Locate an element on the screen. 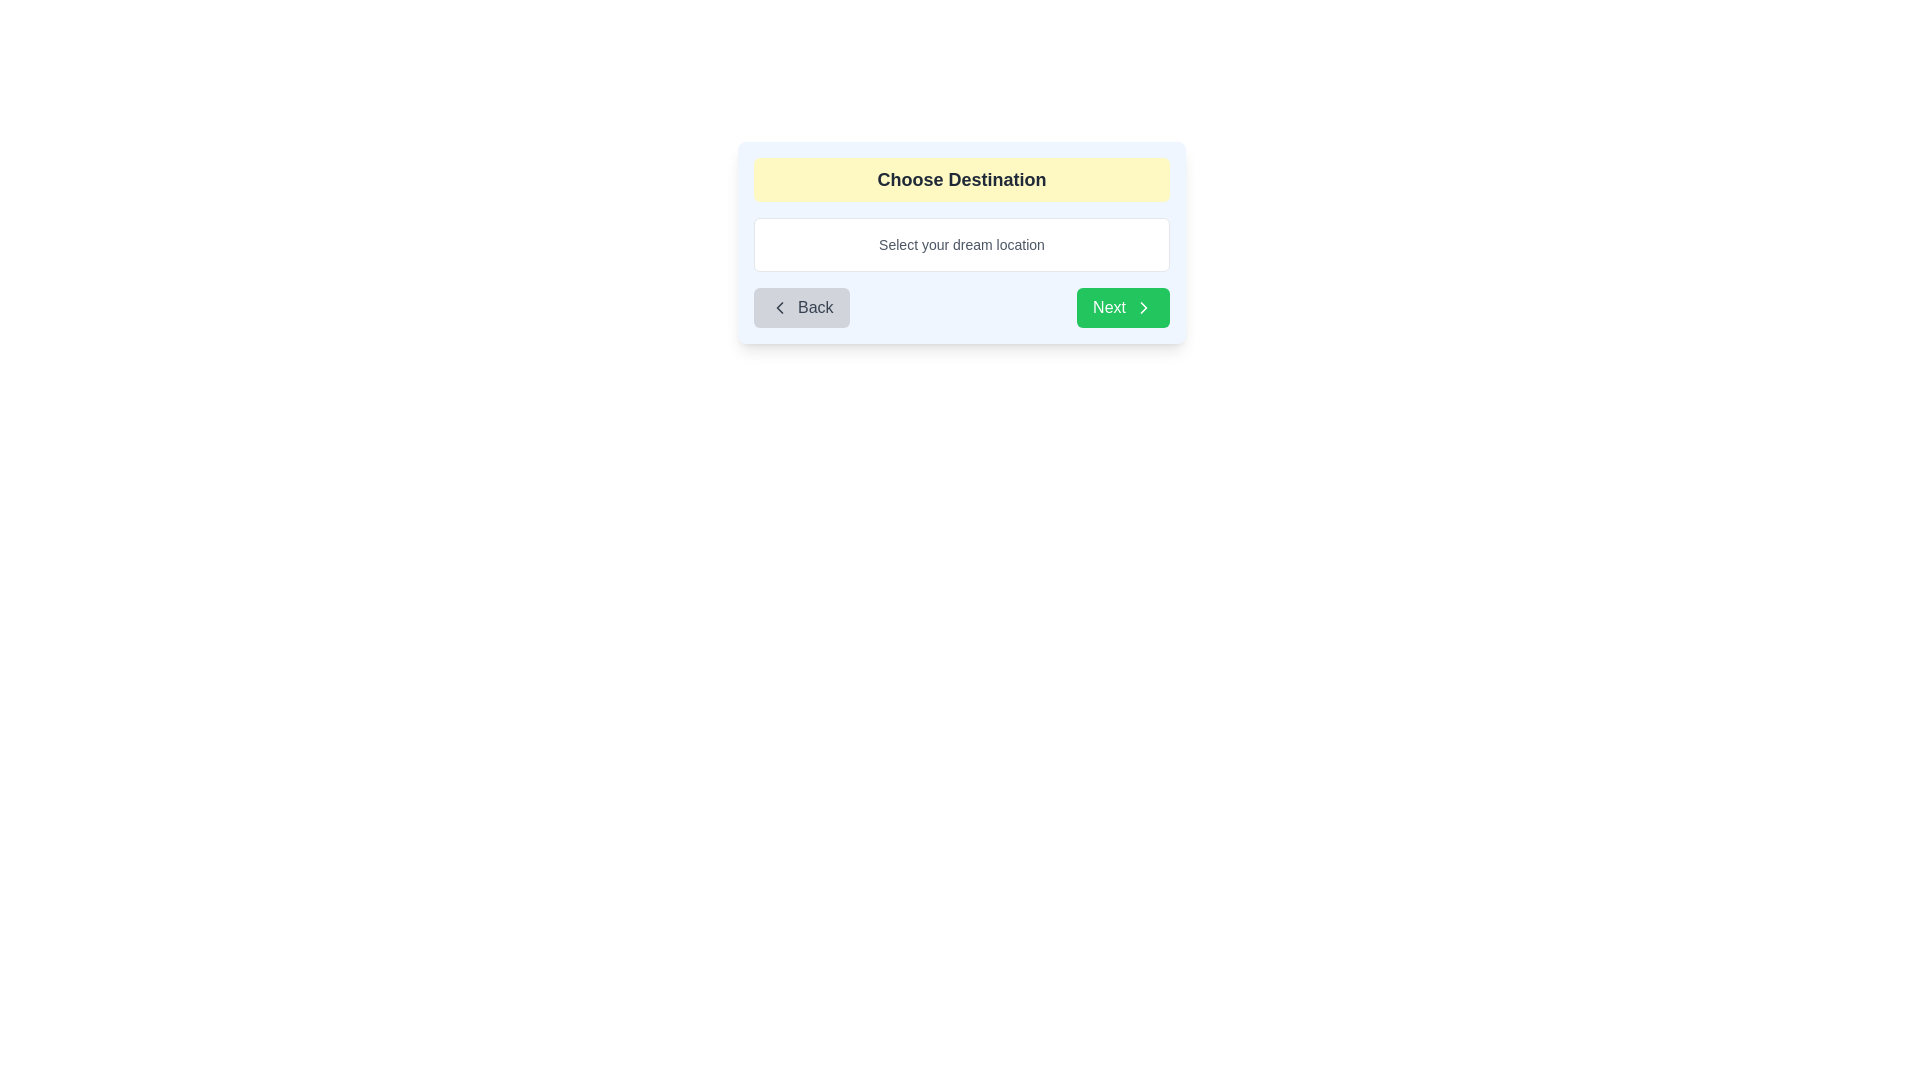 This screenshot has height=1080, width=1920. the small rightward pointing chevron icon located inside the green 'Next' button at the bottom right of the form is located at coordinates (1143, 308).